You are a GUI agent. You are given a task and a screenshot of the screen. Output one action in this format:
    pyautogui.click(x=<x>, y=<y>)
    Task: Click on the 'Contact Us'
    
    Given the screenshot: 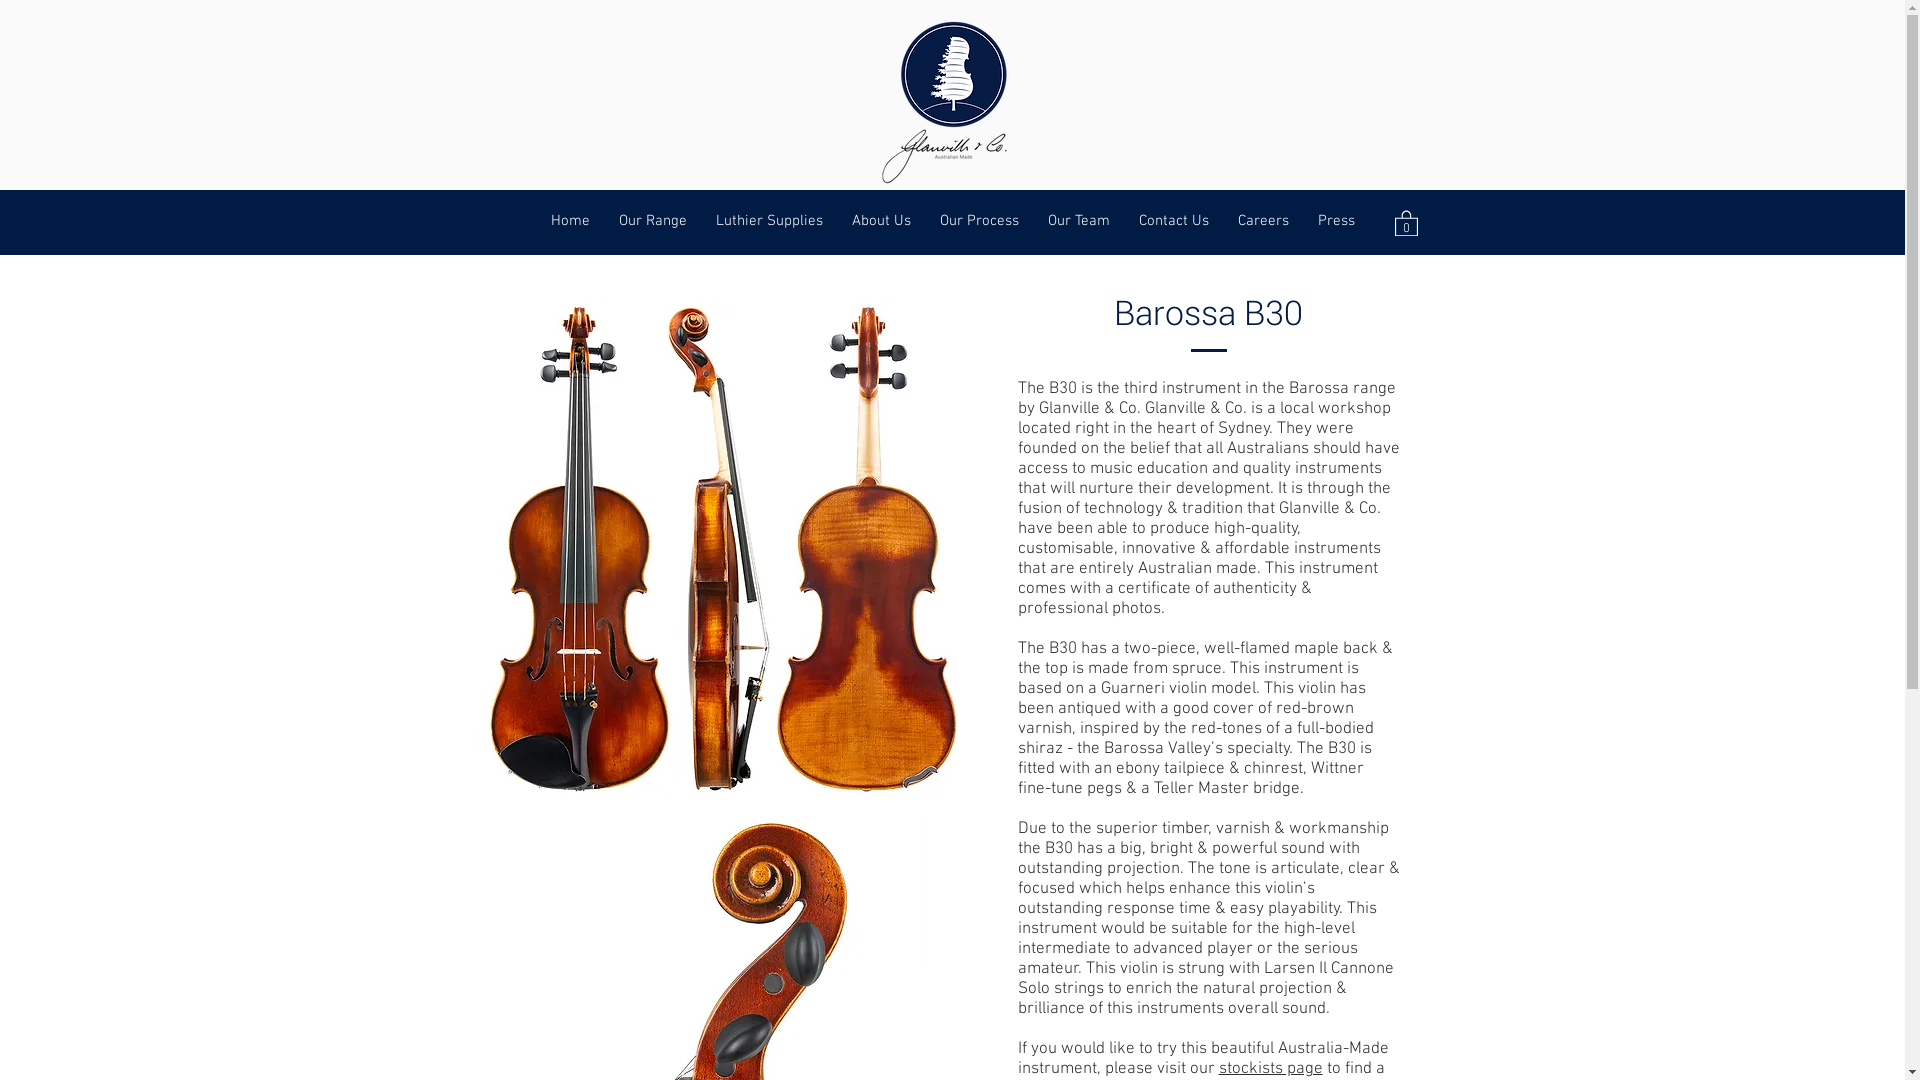 What is the action you would take?
    pyautogui.click(x=1123, y=220)
    